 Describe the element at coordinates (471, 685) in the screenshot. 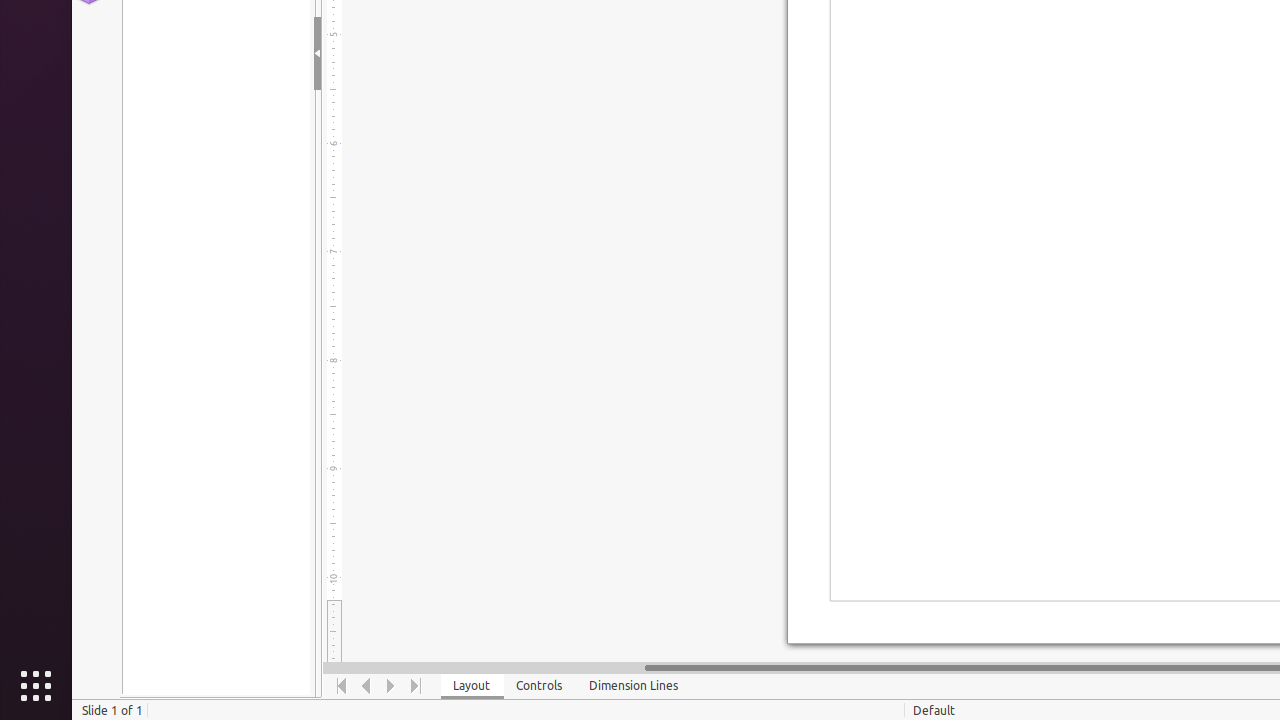

I see `'Layout'` at that location.